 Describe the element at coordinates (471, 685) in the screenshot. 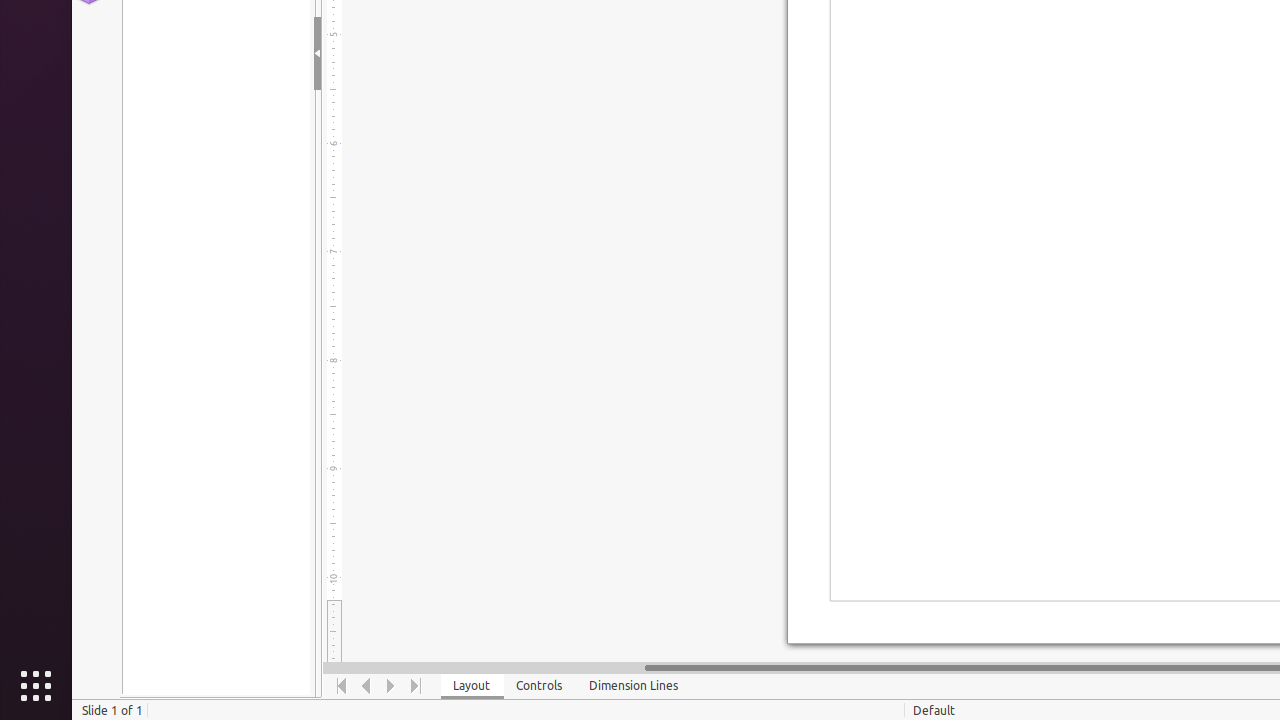

I see `'Layout'` at that location.